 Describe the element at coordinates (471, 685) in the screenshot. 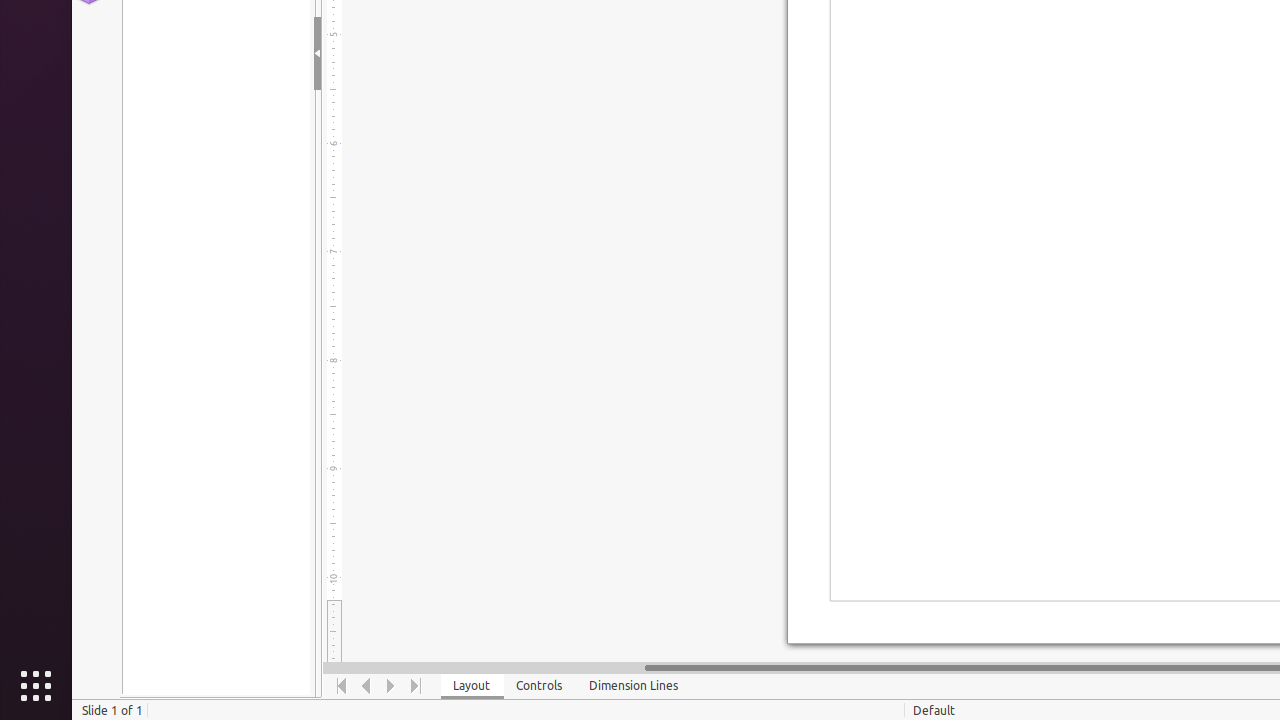

I see `'Layout'` at that location.